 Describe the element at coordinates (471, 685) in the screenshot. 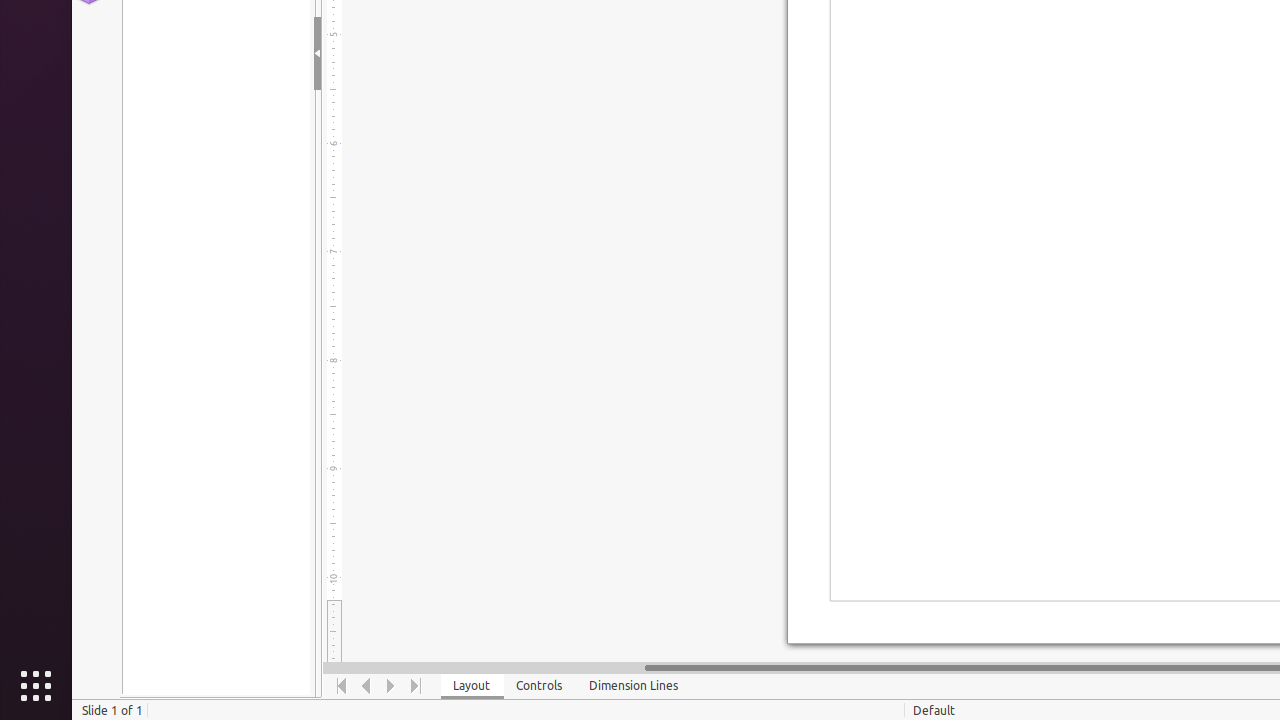

I see `'Layout'` at that location.